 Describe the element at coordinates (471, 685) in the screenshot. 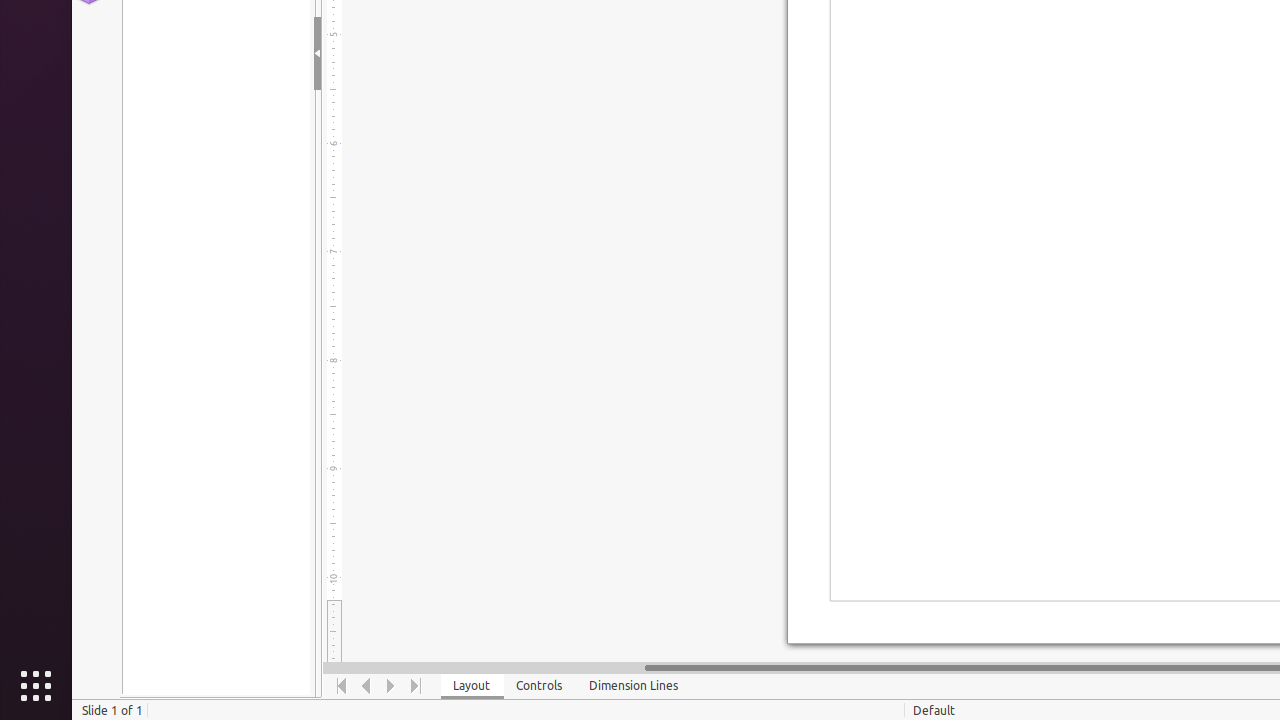

I see `'Layout'` at that location.